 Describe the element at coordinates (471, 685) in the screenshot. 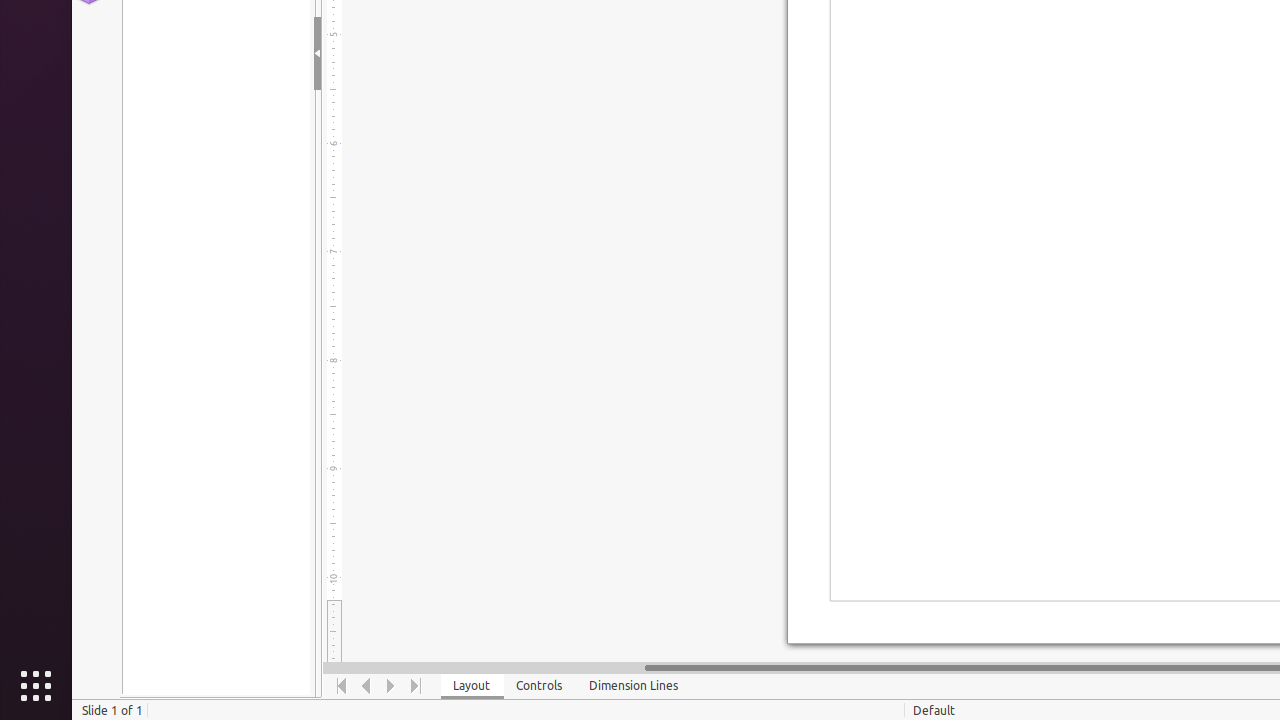

I see `'Layout'` at that location.